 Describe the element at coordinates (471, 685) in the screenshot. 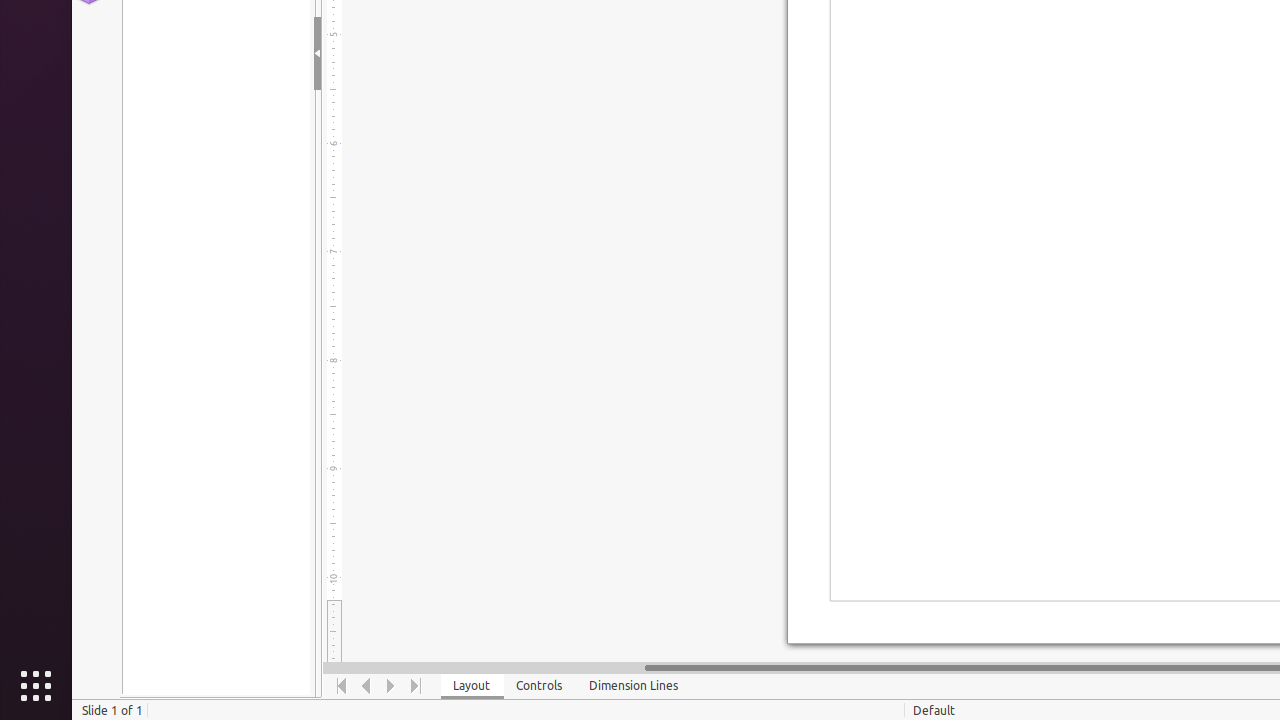

I see `'Layout'` at that location.